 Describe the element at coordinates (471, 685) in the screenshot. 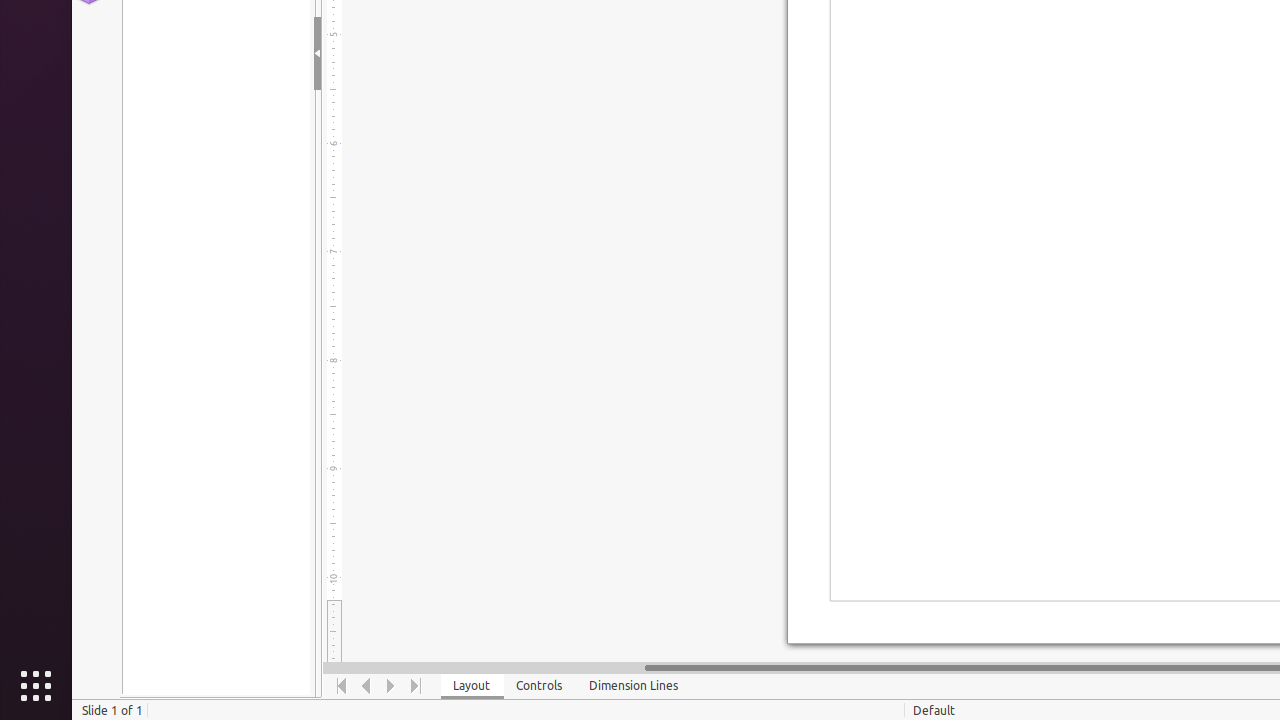

I see `'Layout'` at that location.